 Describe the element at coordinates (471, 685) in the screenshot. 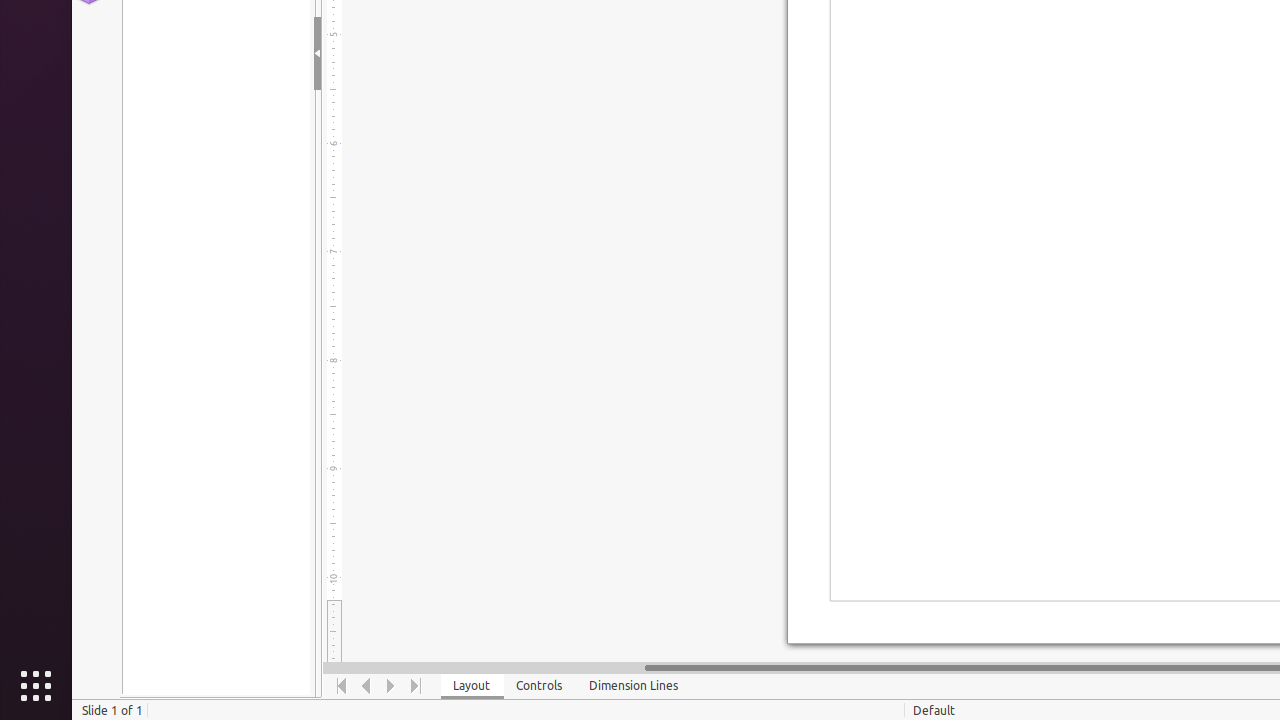

I see `'Layout'` at that location.